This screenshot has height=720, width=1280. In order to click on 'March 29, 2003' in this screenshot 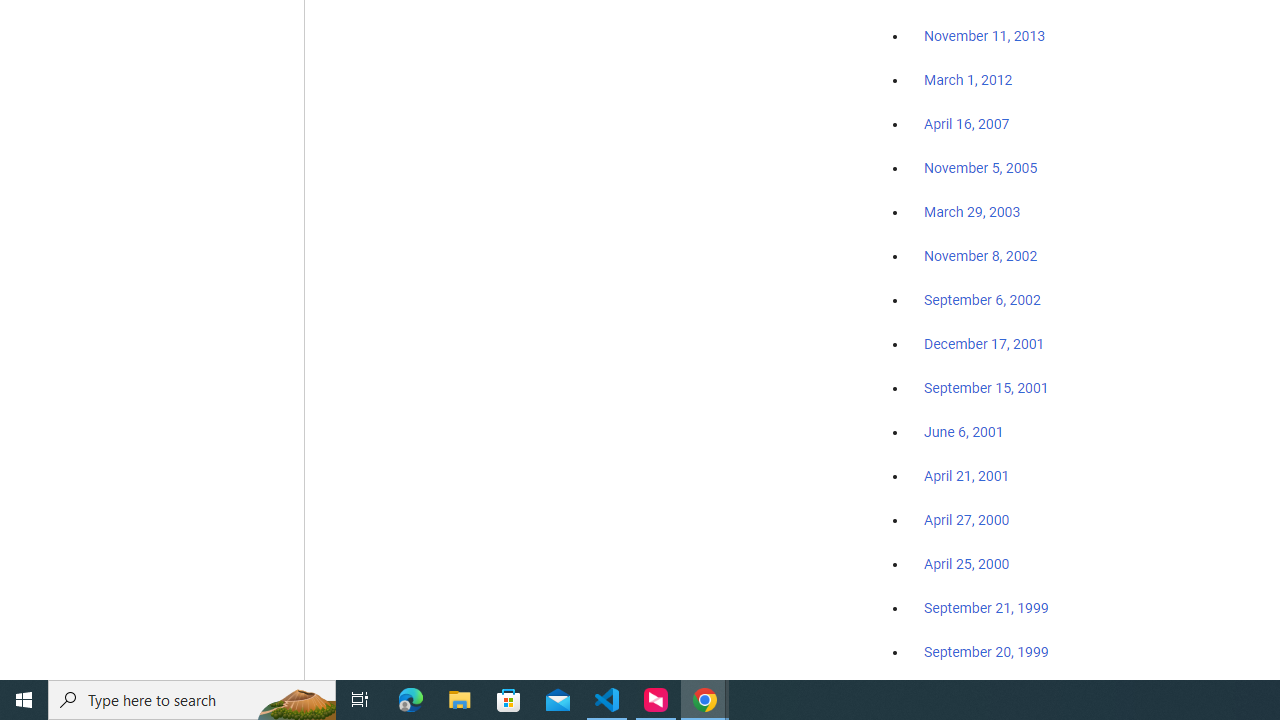, I will do `click(972, 212)`.